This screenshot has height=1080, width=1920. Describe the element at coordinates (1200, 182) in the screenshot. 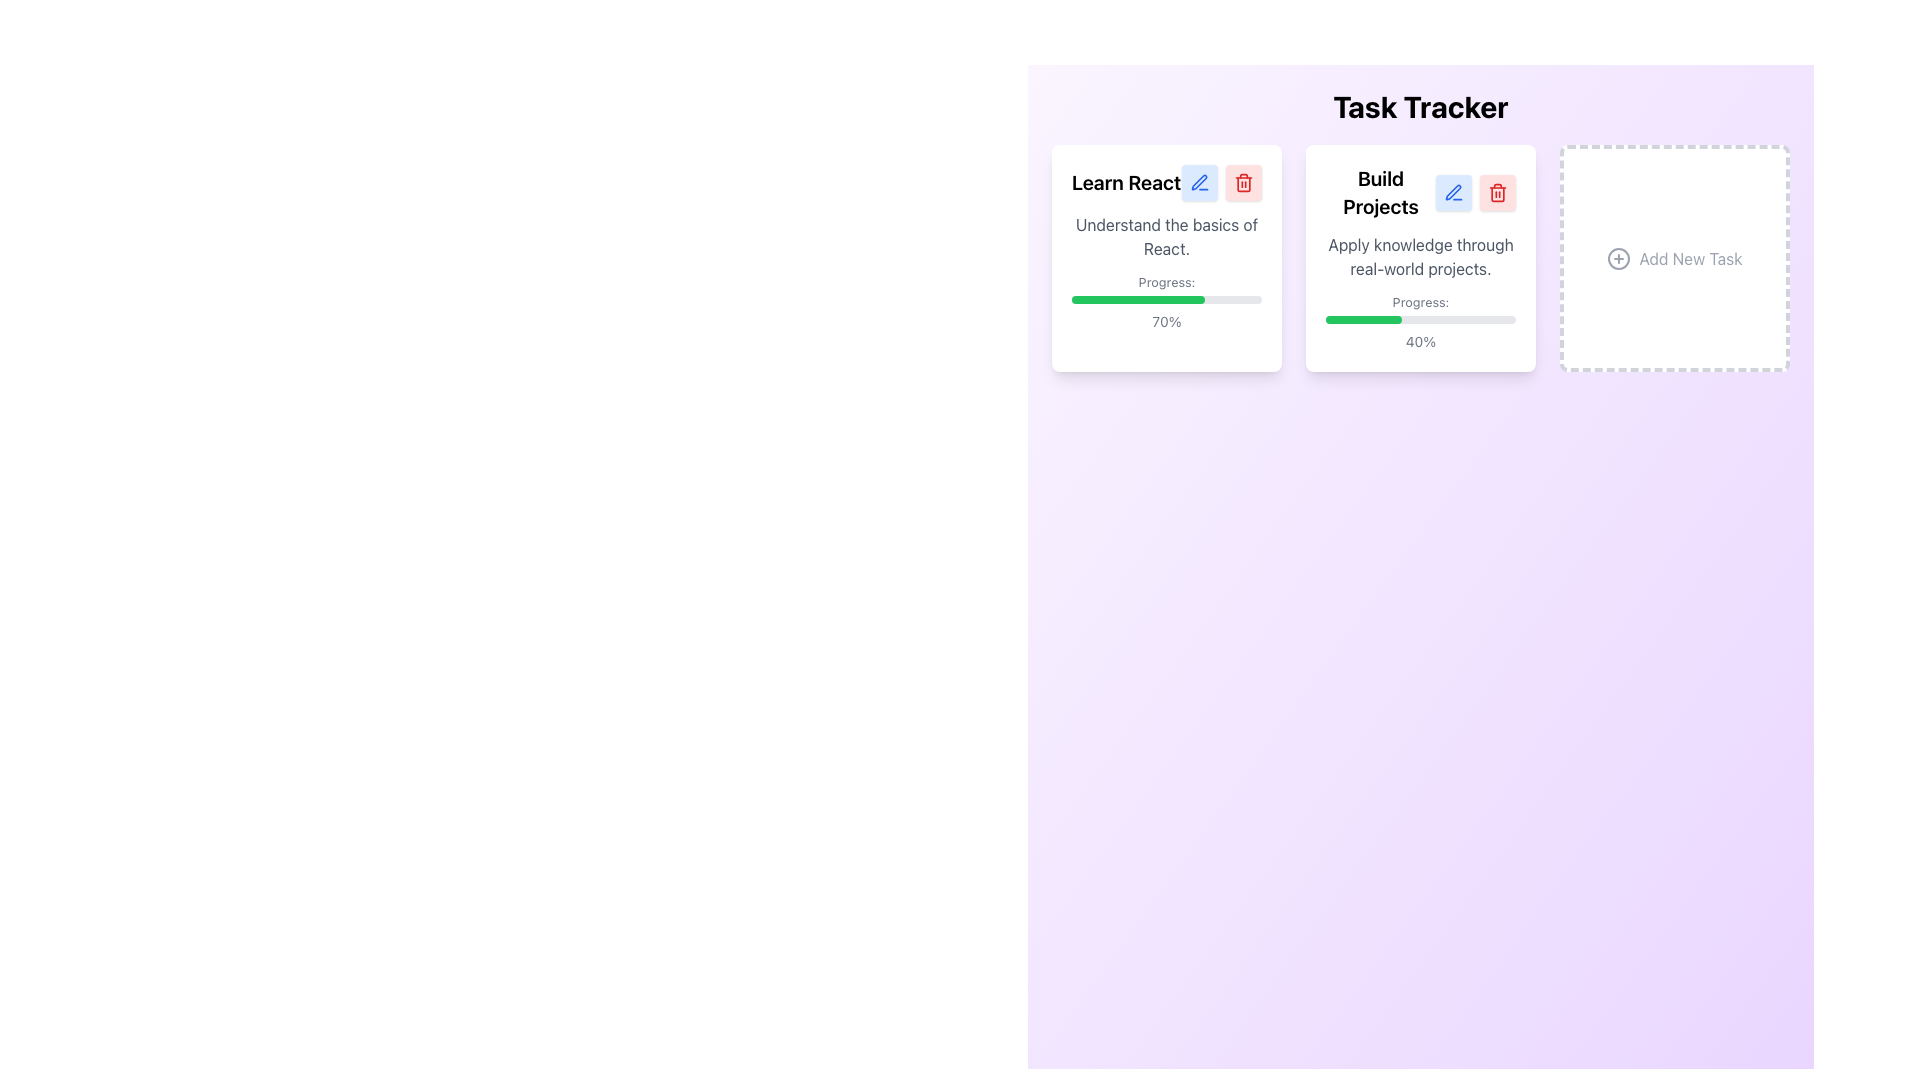

I see `the small rectangular button with a blue background and a pen icon in the top-right corner of the 'Learn React' task card` at that location.